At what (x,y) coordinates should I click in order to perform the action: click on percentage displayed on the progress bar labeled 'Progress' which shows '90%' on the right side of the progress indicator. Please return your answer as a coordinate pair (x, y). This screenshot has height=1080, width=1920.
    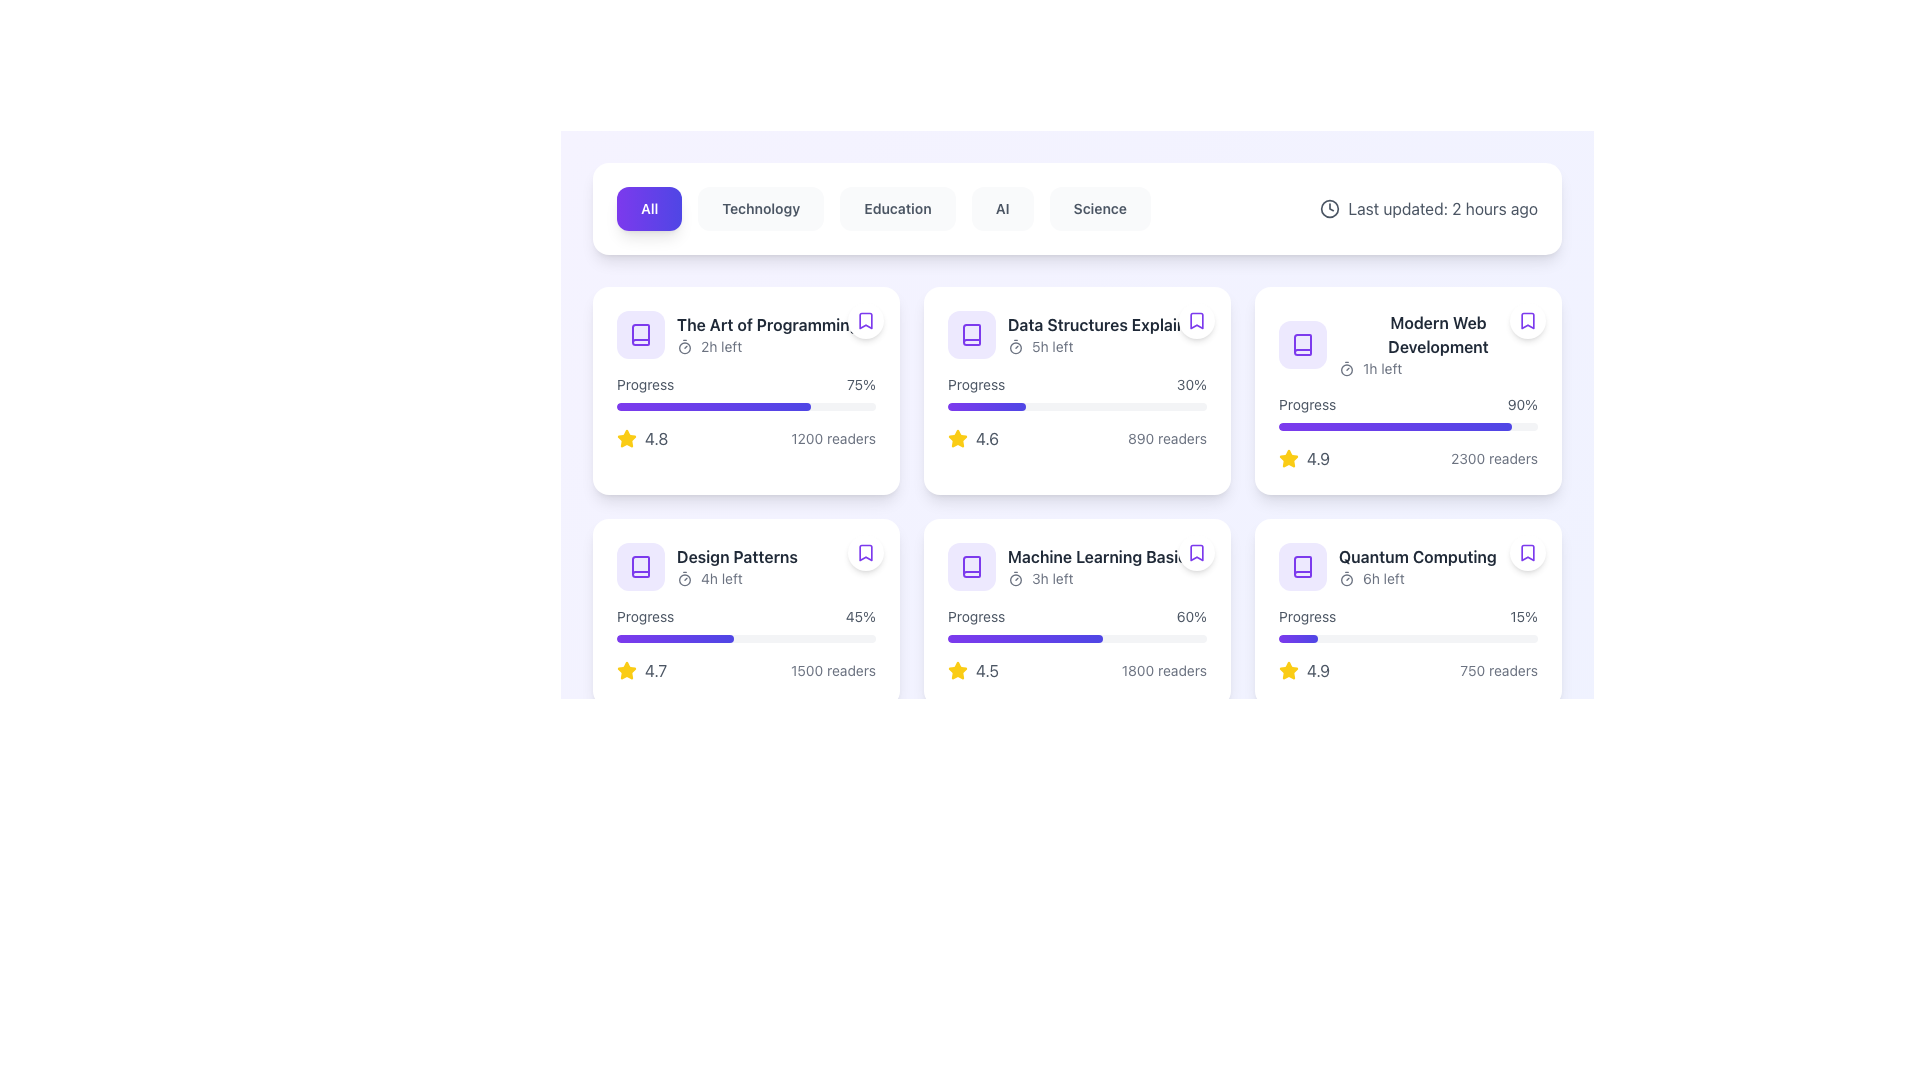
    Looking at the image, I should click on (1407, 411).